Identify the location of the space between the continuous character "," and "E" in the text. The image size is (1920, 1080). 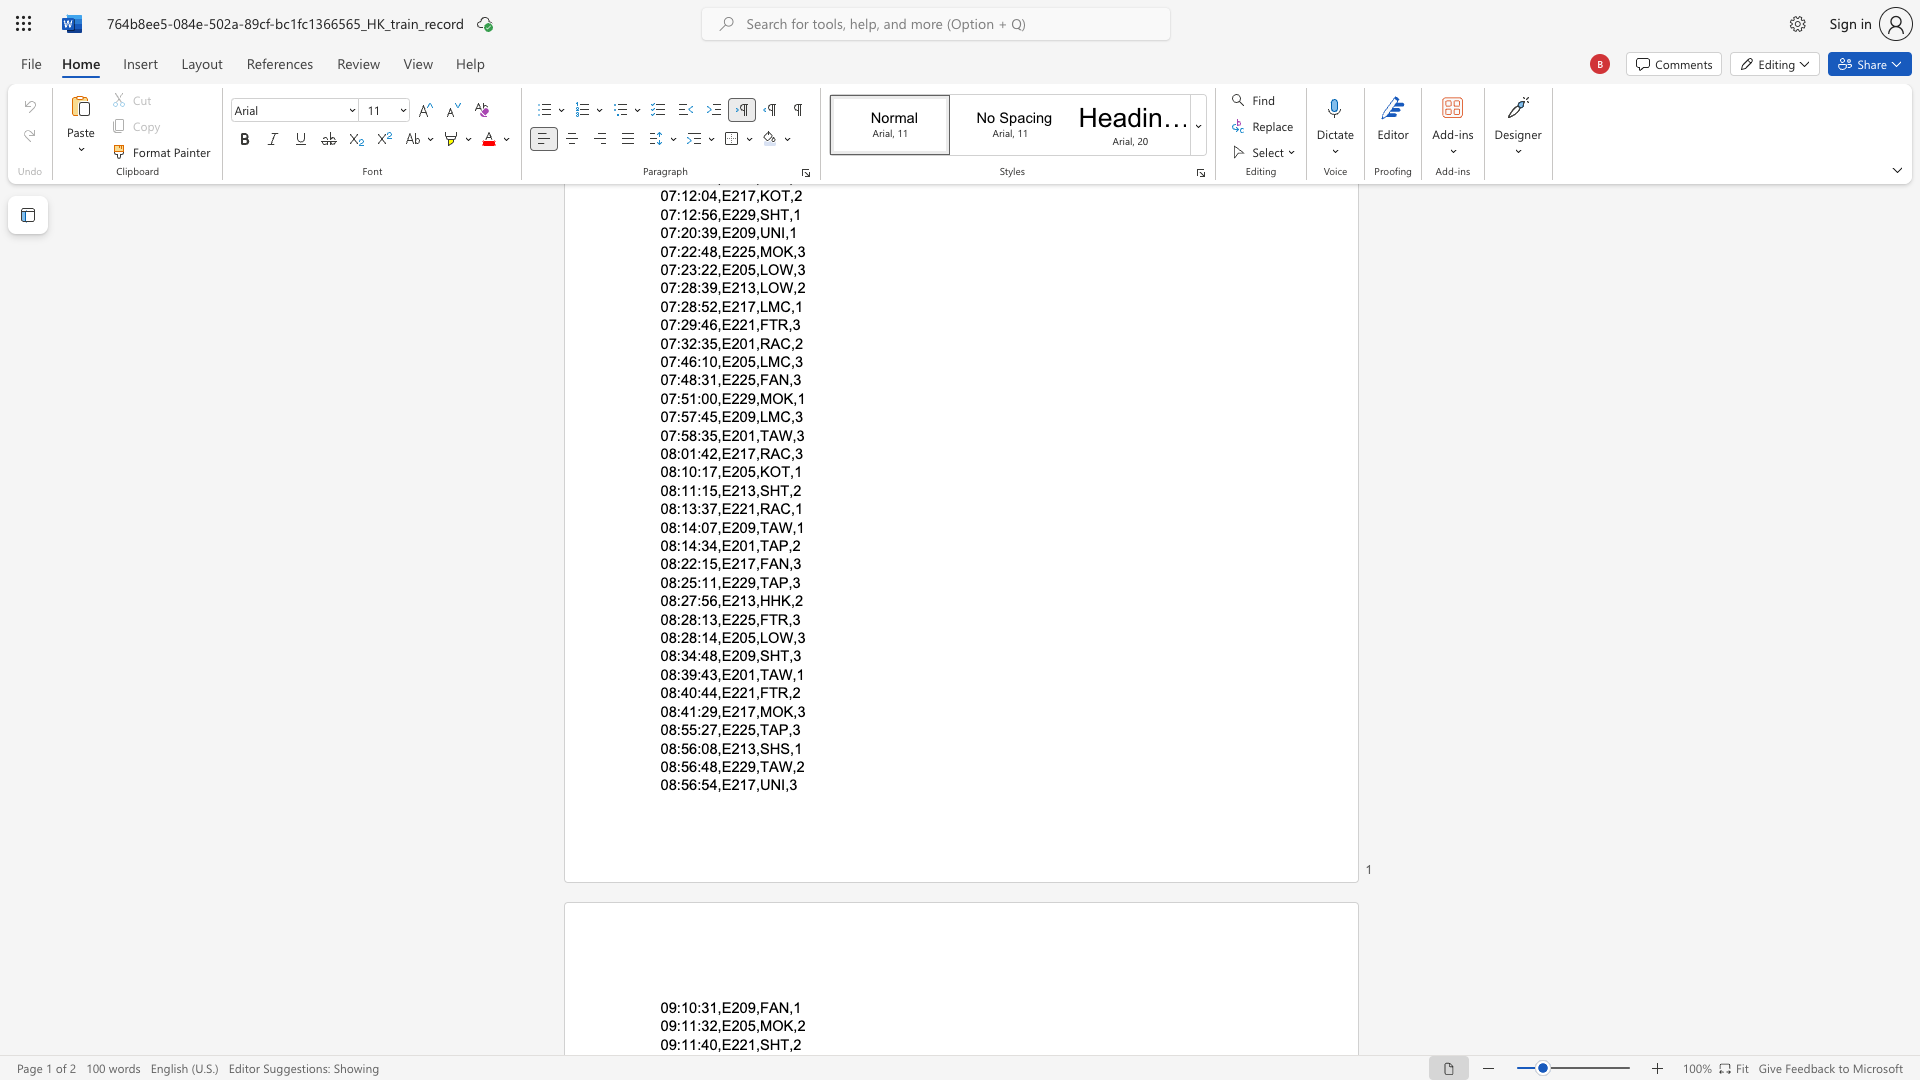
(722, 656).